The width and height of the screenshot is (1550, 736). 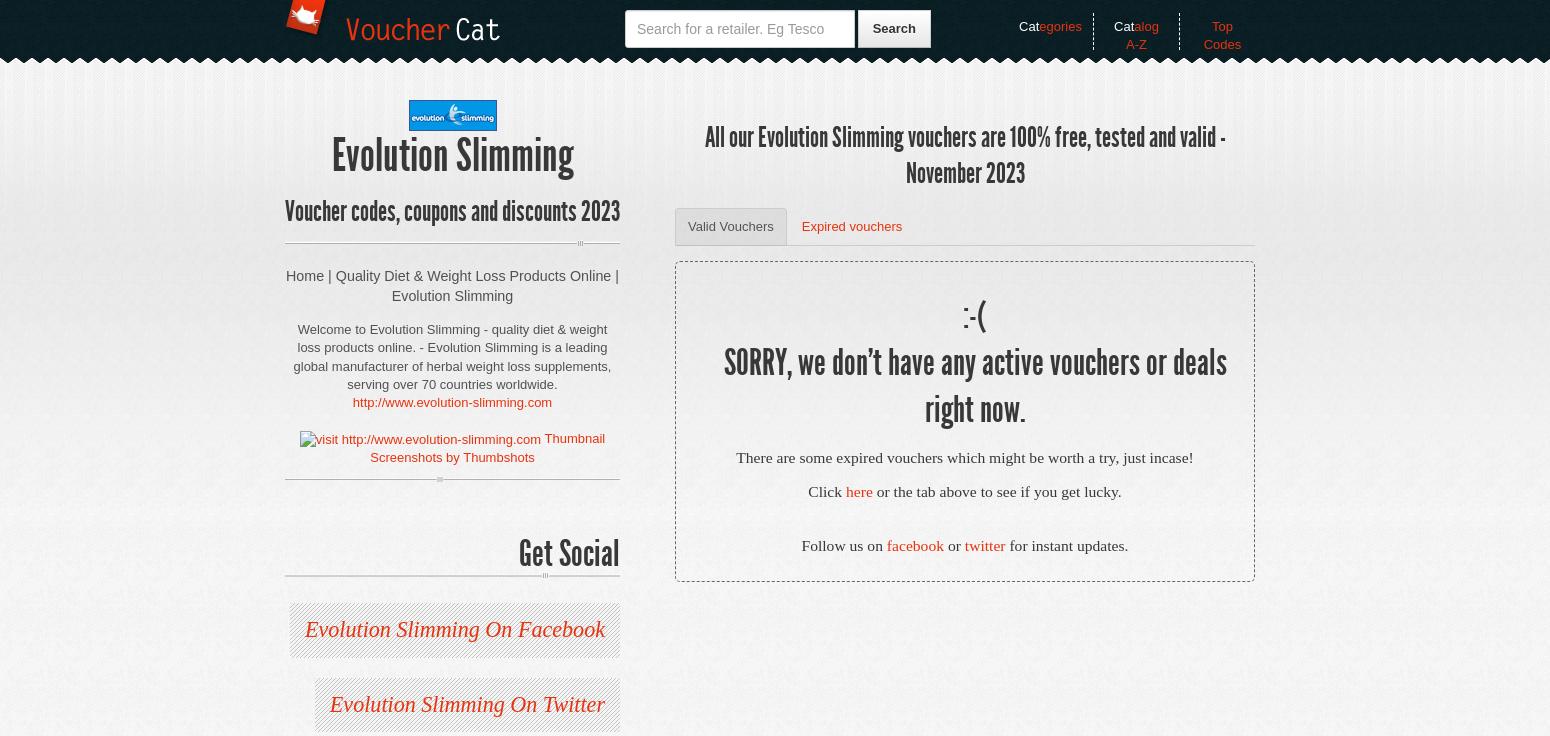 I want to click on 'SORRY, we don't have any active vouchers or deals right
								now.', so click(x=973, y=385).